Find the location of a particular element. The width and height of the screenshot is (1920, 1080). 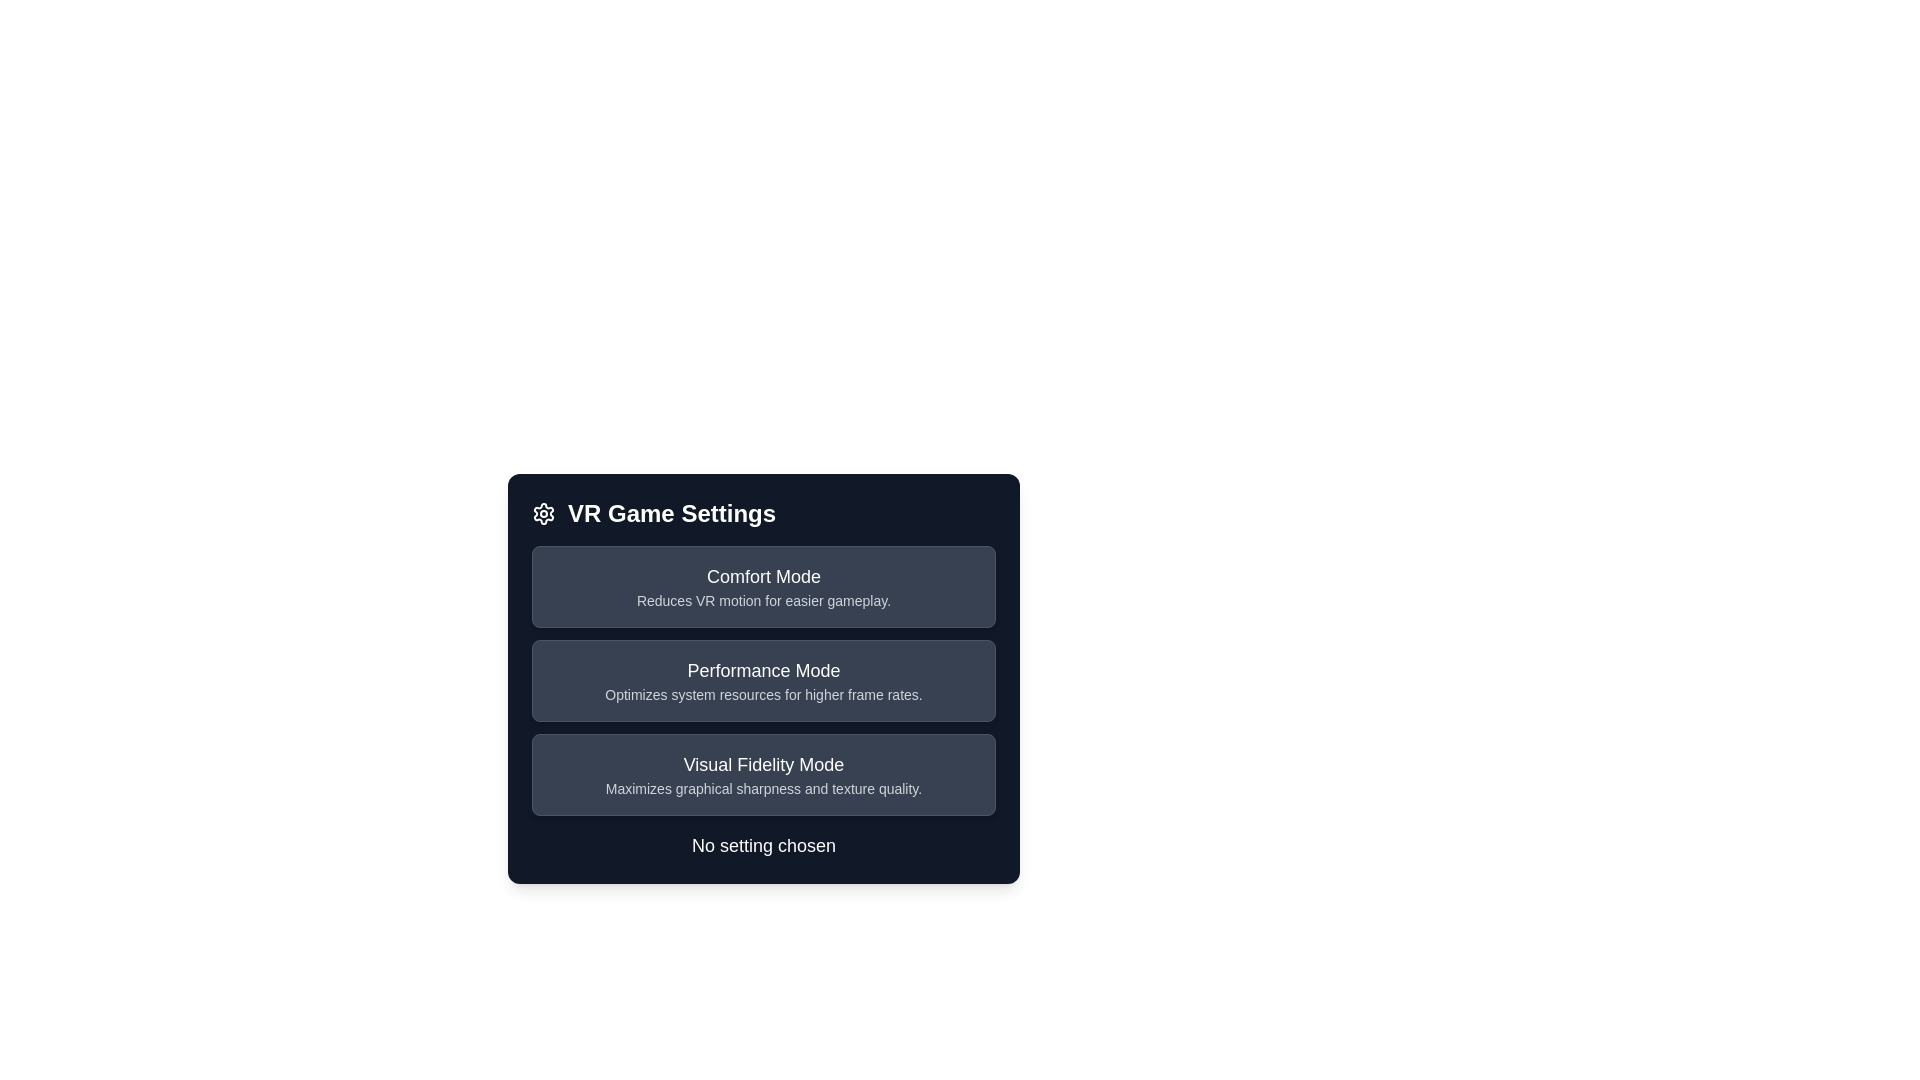

the clickable list item titled 'Performance Mode' which is the second option in the 'VR Game Settings' section is located at coordinates (762, 680).